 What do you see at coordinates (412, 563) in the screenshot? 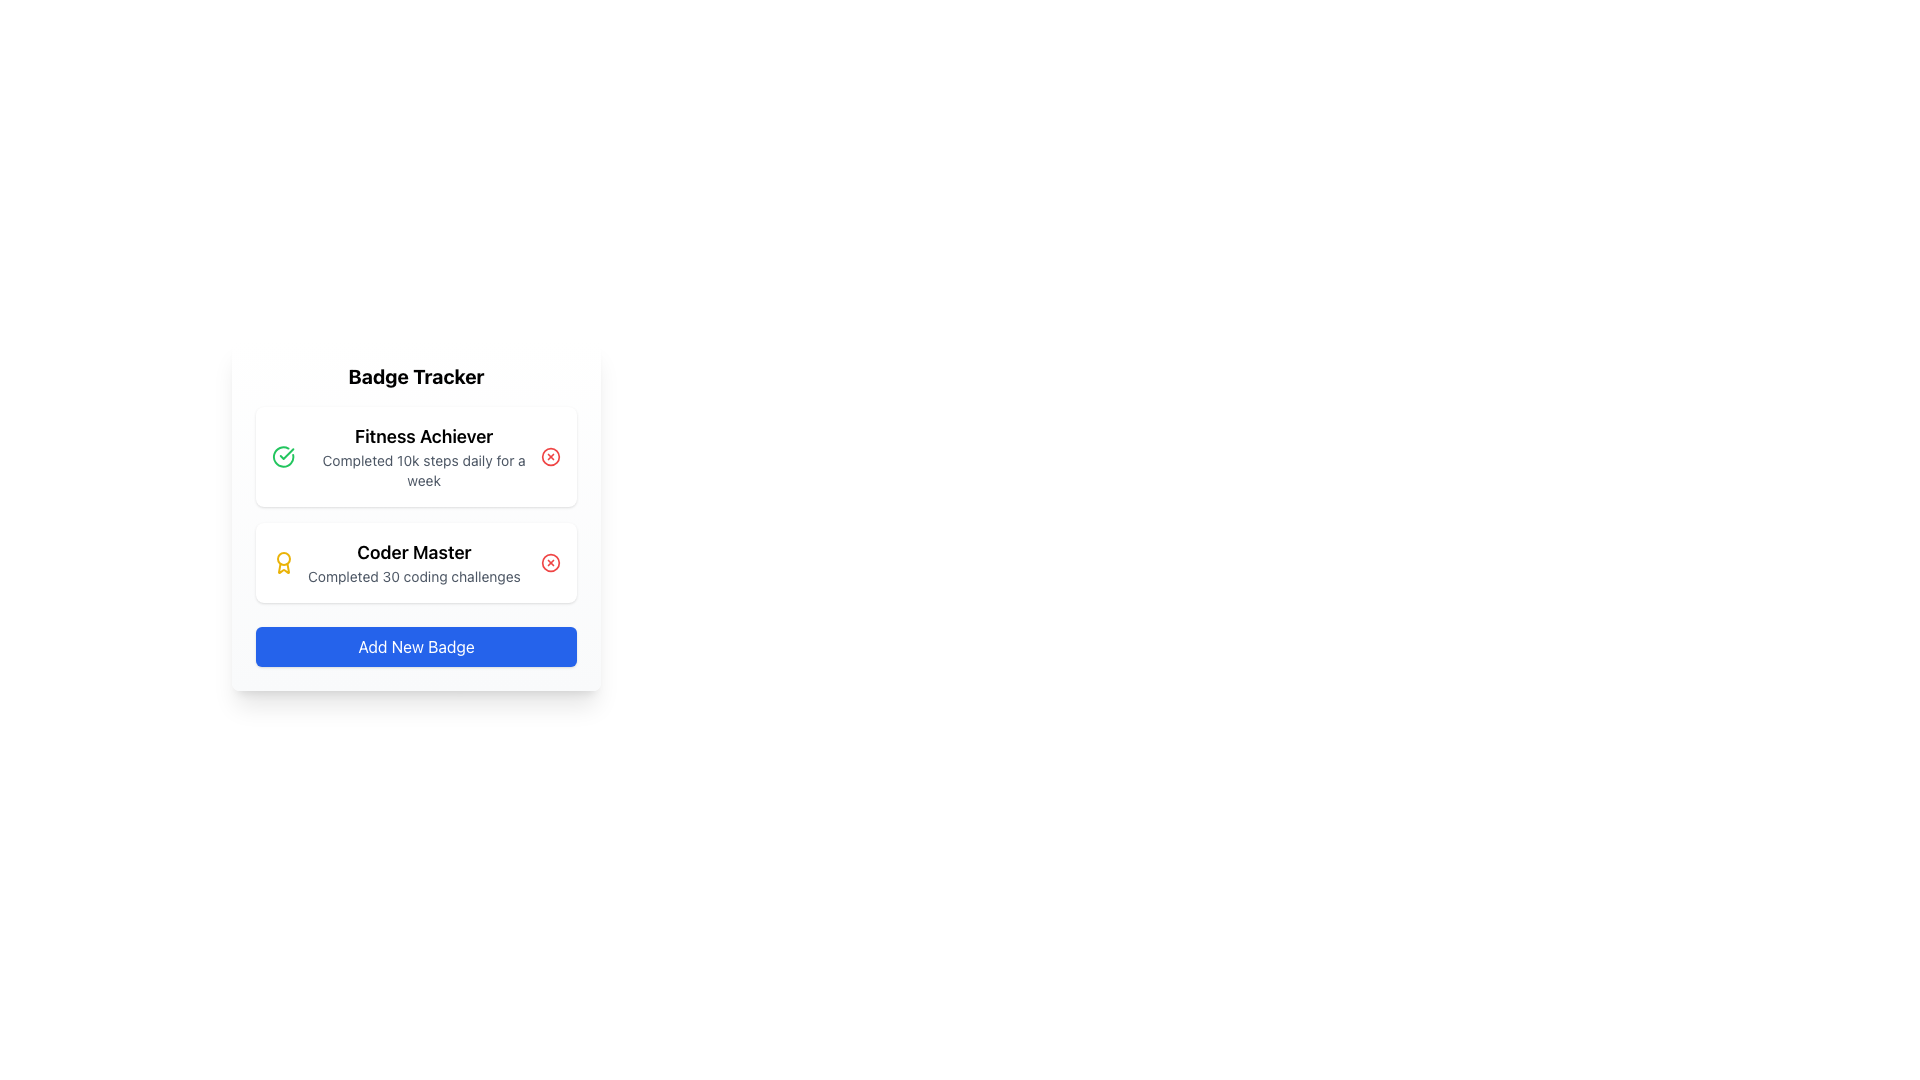
I see `on the Text Display element that shows 'Coder Master' and 'Completed 30 coding challenges'` at bounding box center [412, 563].